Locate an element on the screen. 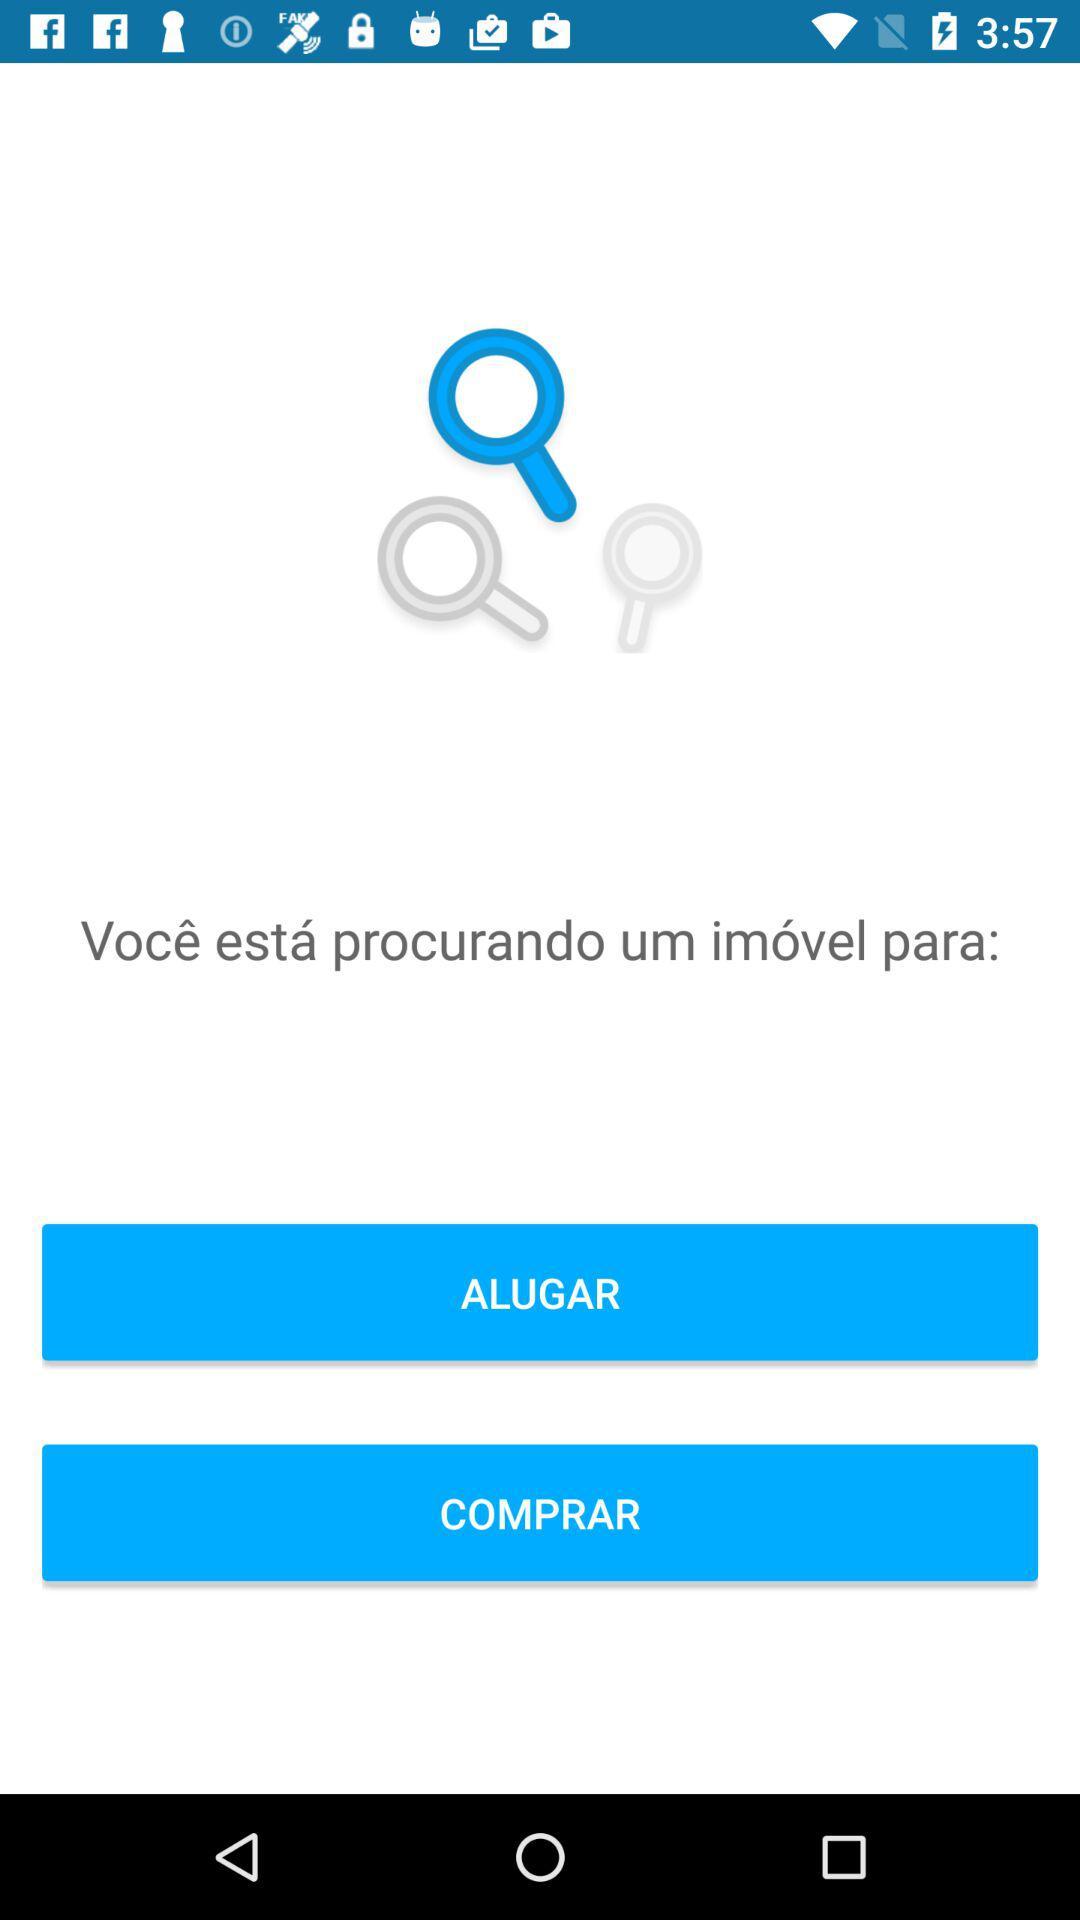 The width and height of the screenshot is (1080, 1920). alugar icon is located at coordinates (540, 1292).